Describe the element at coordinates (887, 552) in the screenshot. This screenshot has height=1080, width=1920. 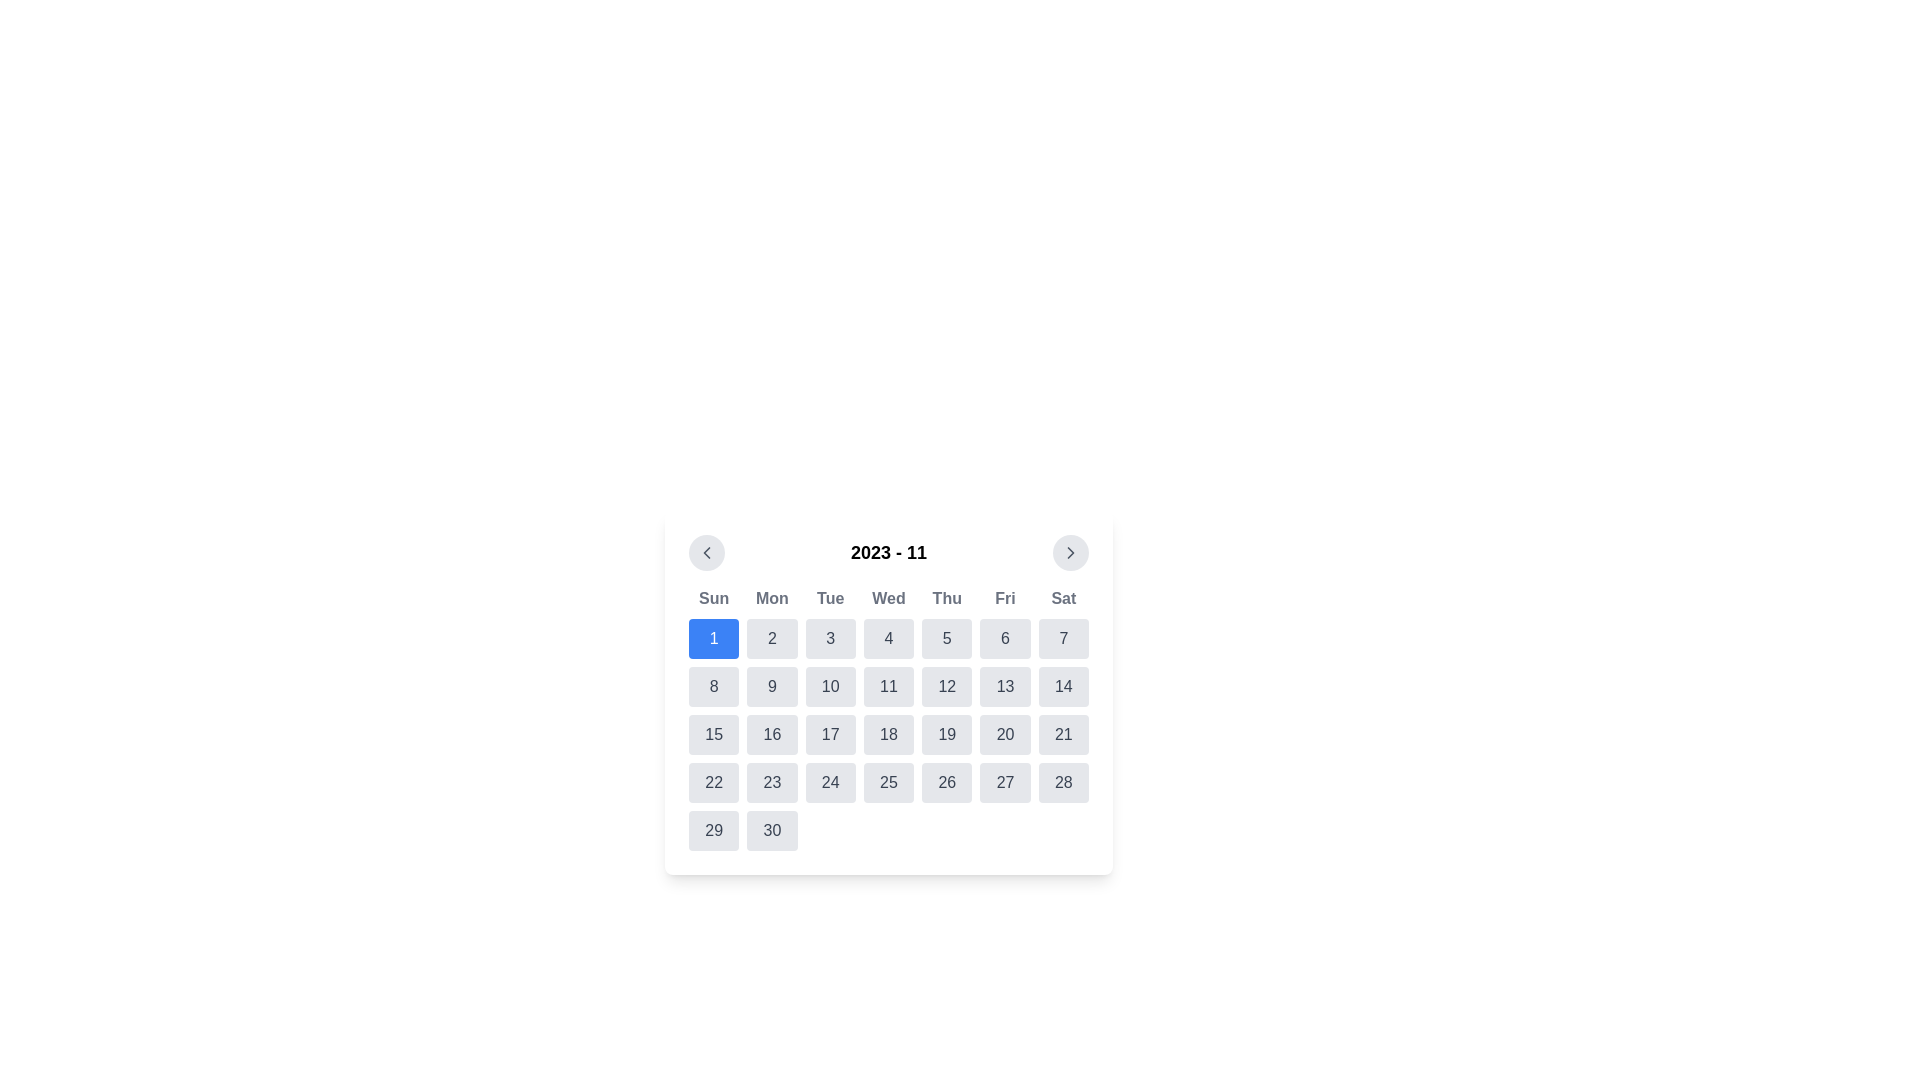
I see `the Text Label that indicates the currently selected year and month in the calendar interface, which is located at the top of the calendar widget` at that location.